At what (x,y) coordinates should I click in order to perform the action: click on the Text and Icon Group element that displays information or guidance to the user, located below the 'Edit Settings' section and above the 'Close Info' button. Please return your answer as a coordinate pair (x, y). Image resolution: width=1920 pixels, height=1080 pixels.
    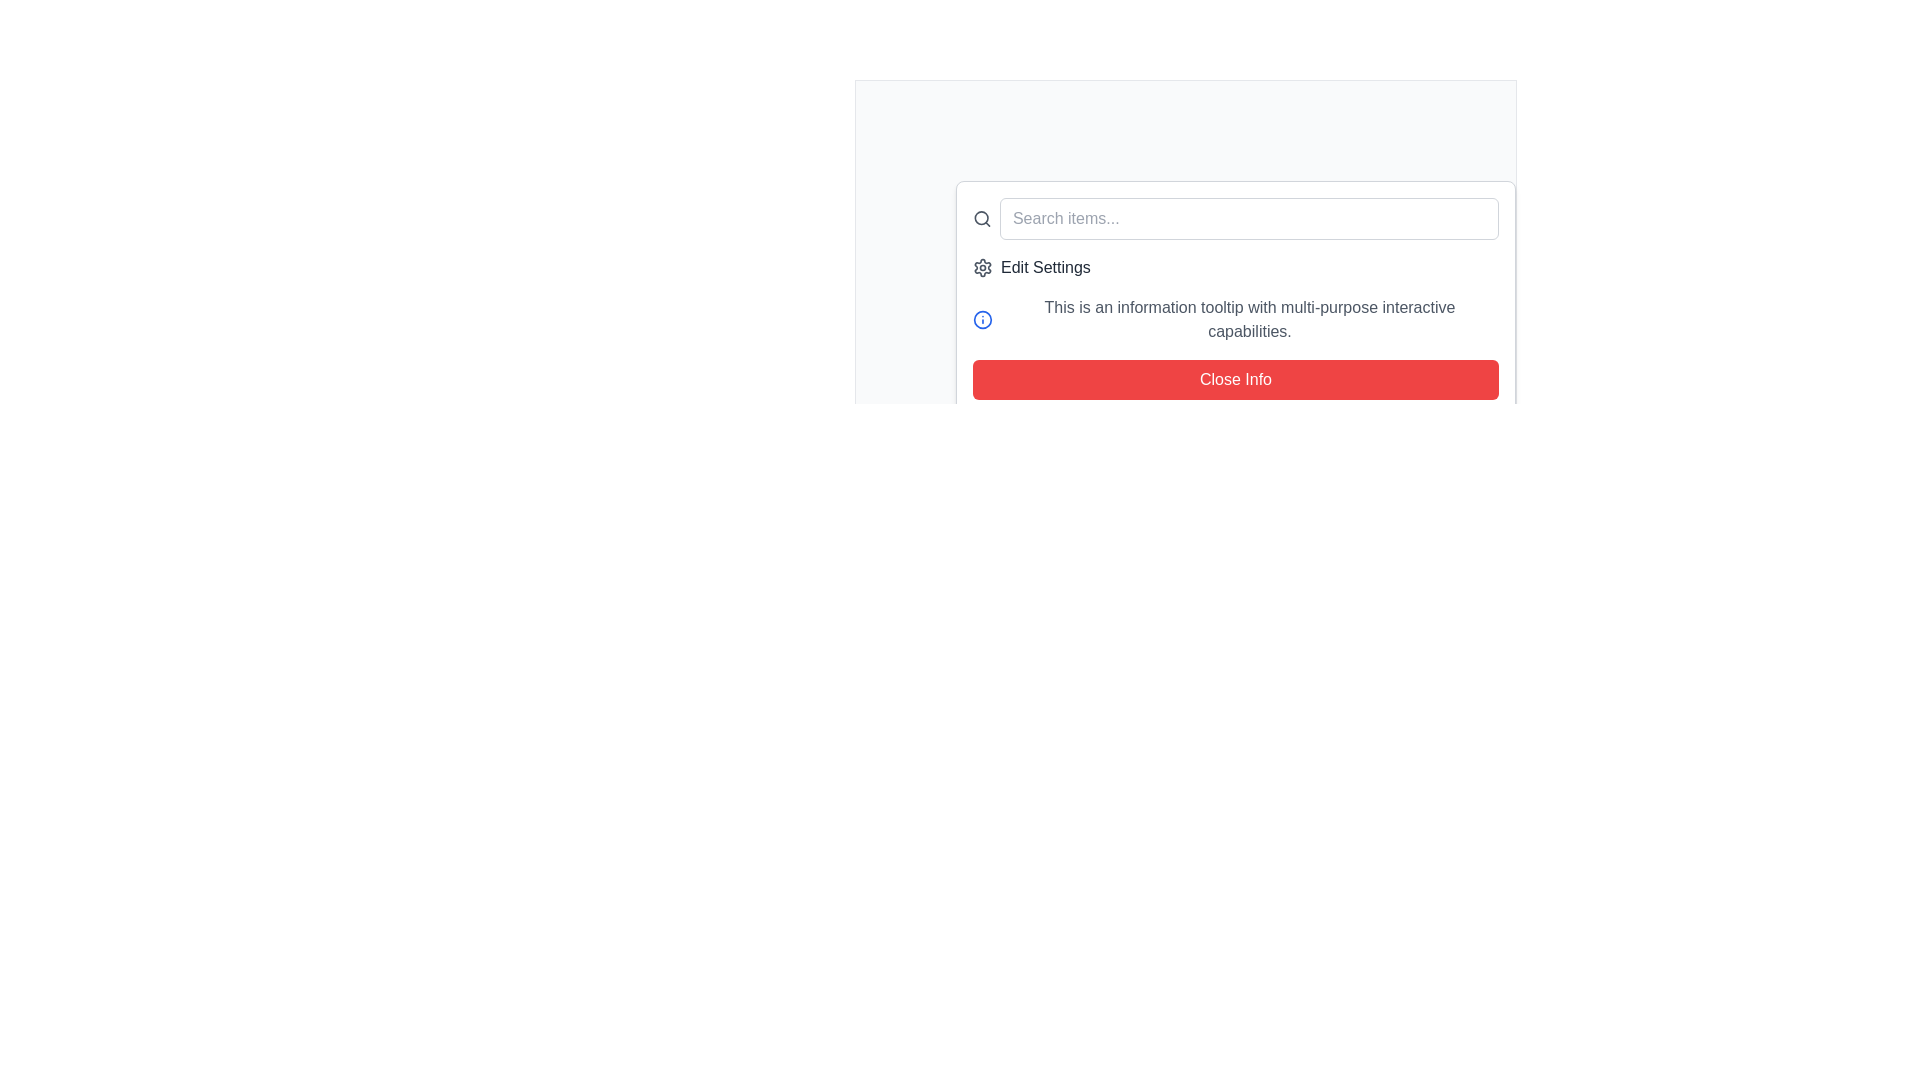
    Looking at the image, I should click on (1235, 319).